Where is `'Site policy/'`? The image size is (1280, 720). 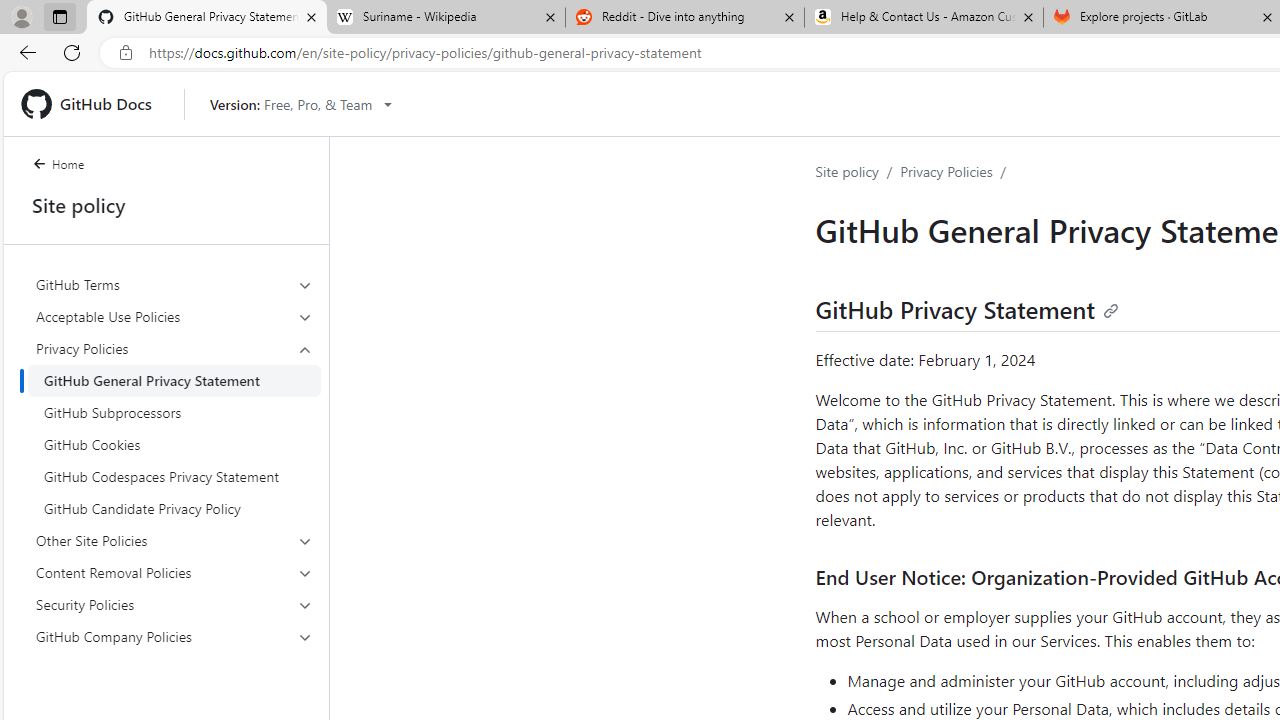 'Site policy/' is located at coordinates (858, 170).